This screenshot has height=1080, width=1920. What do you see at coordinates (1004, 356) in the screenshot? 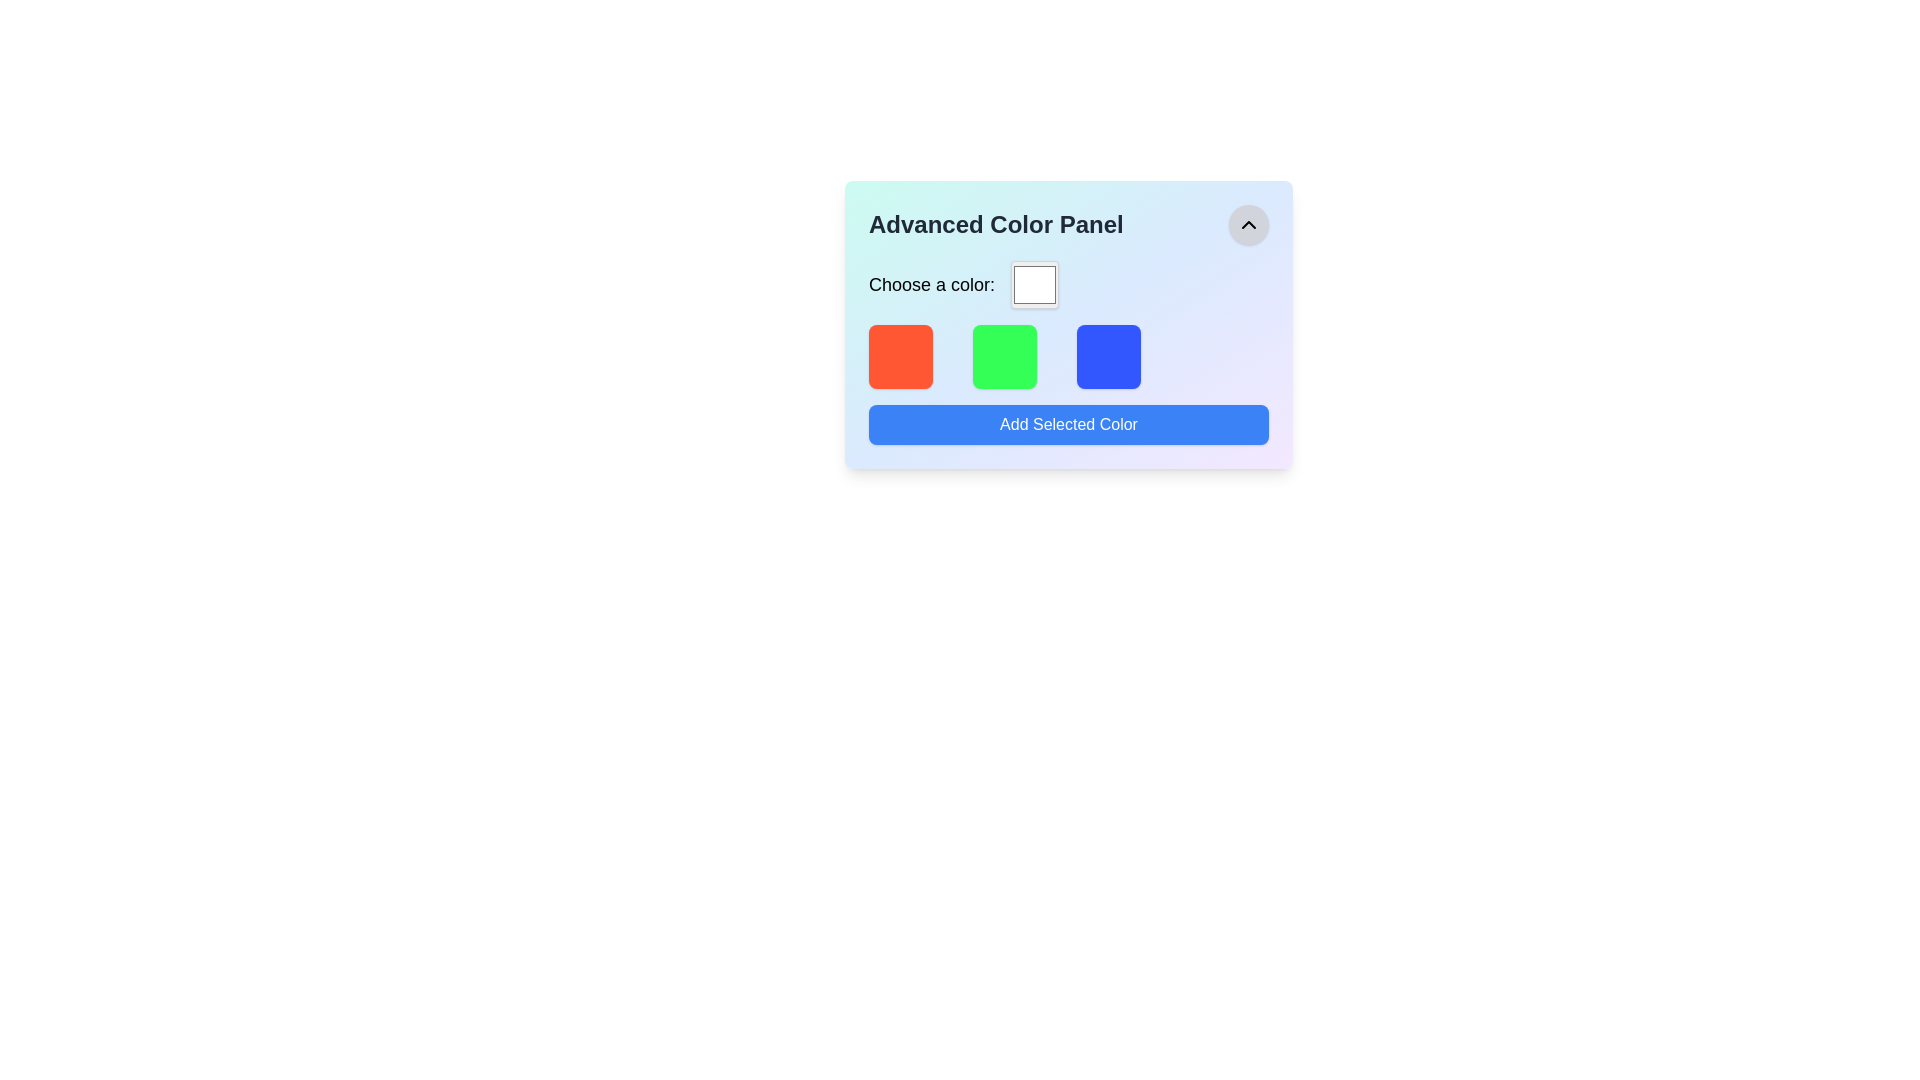
I see `the second square in a row of four squares that represents a selectable color option in the interface` at bounding box center [1004, 356].